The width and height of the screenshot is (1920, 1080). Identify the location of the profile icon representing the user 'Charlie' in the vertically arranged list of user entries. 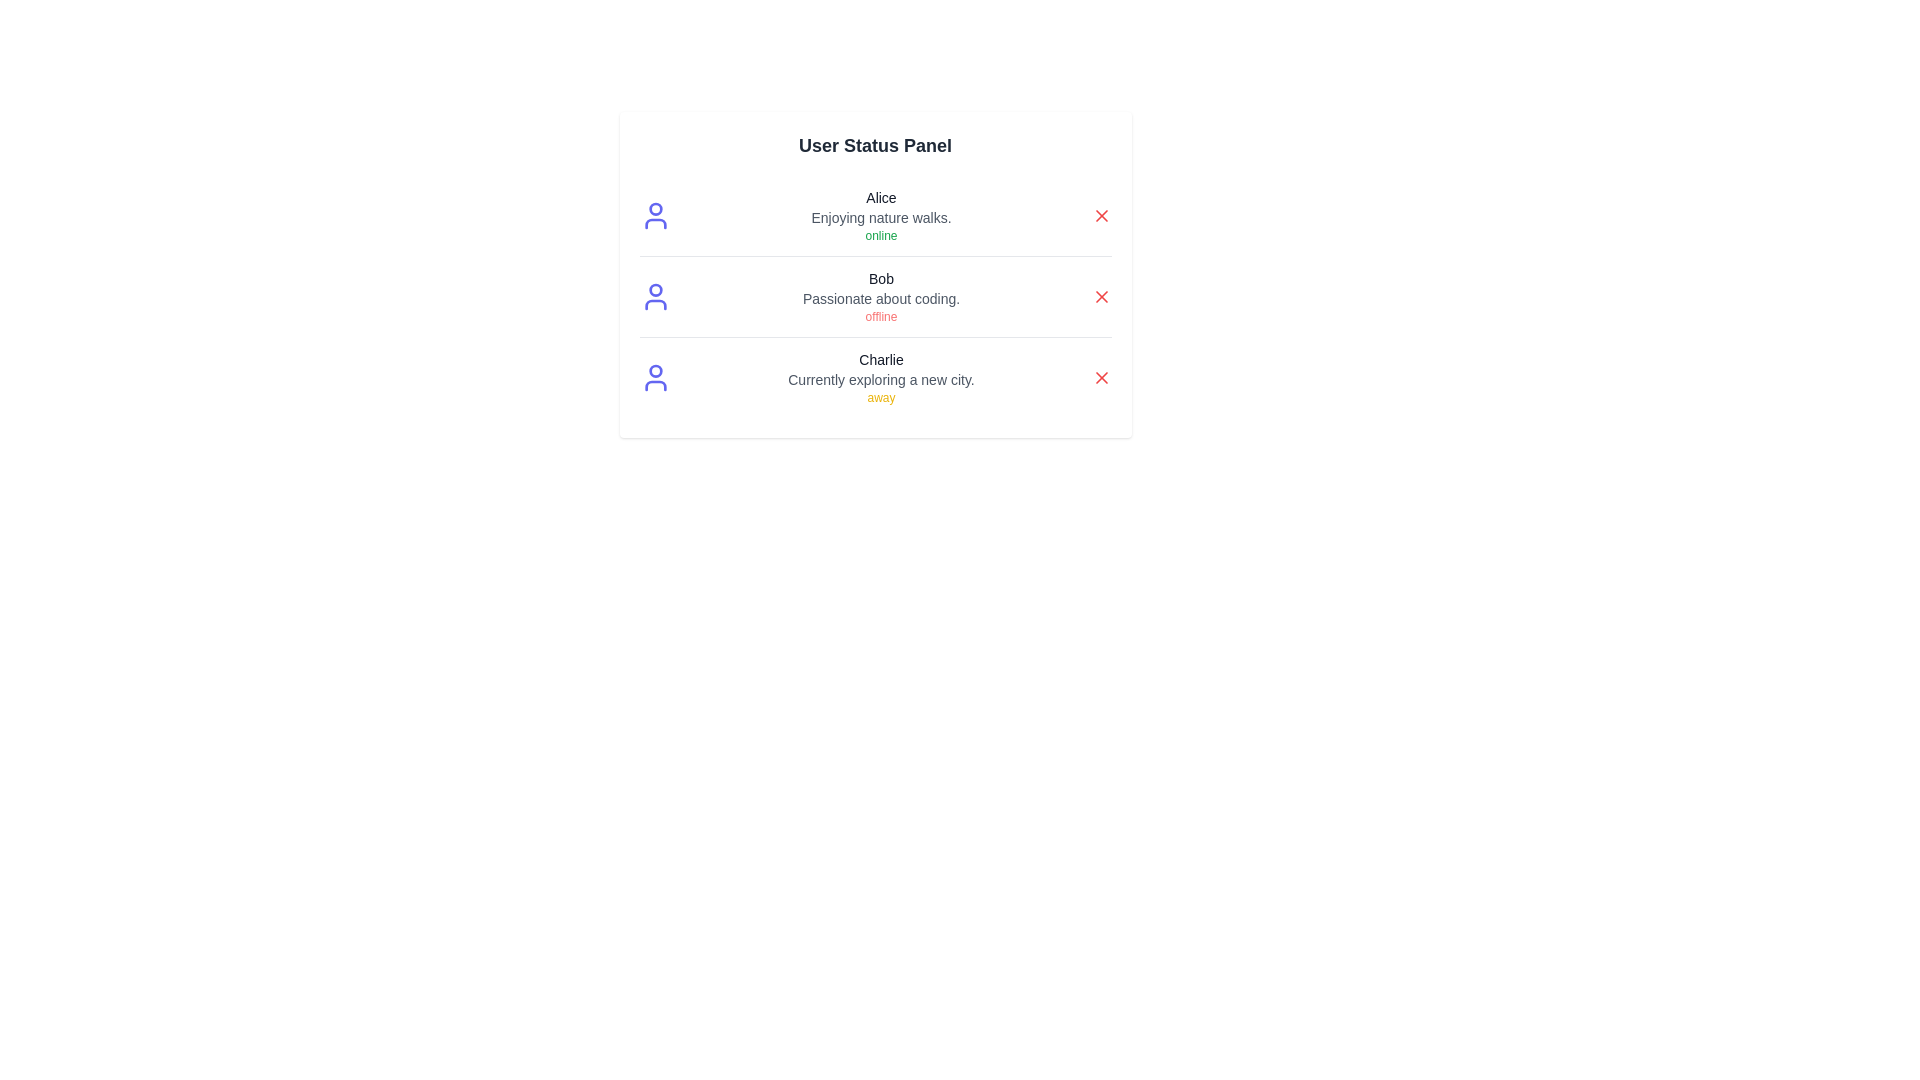
(655, 378).